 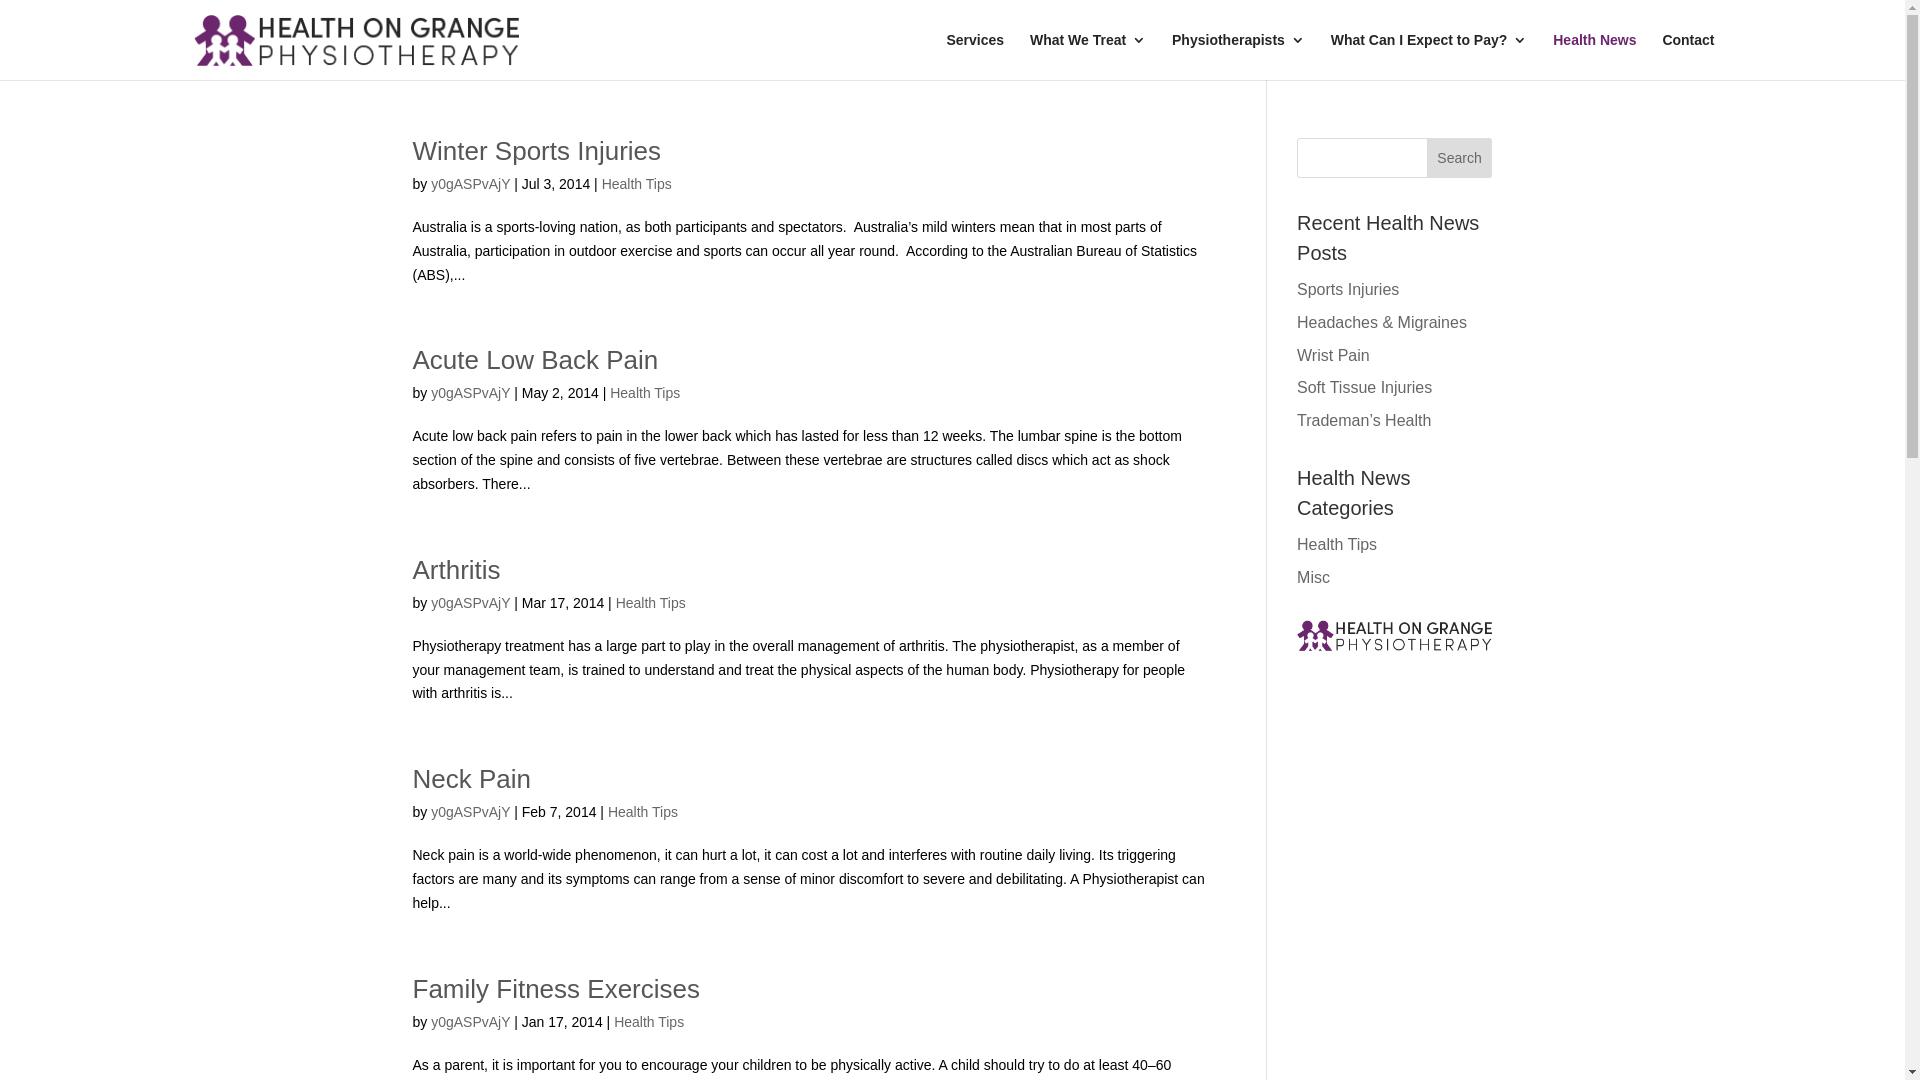 What do you see at coordinates (1348, 289) in the screenshot?
I see `'Sports Injuries'` at bounding box center [1348, 289].